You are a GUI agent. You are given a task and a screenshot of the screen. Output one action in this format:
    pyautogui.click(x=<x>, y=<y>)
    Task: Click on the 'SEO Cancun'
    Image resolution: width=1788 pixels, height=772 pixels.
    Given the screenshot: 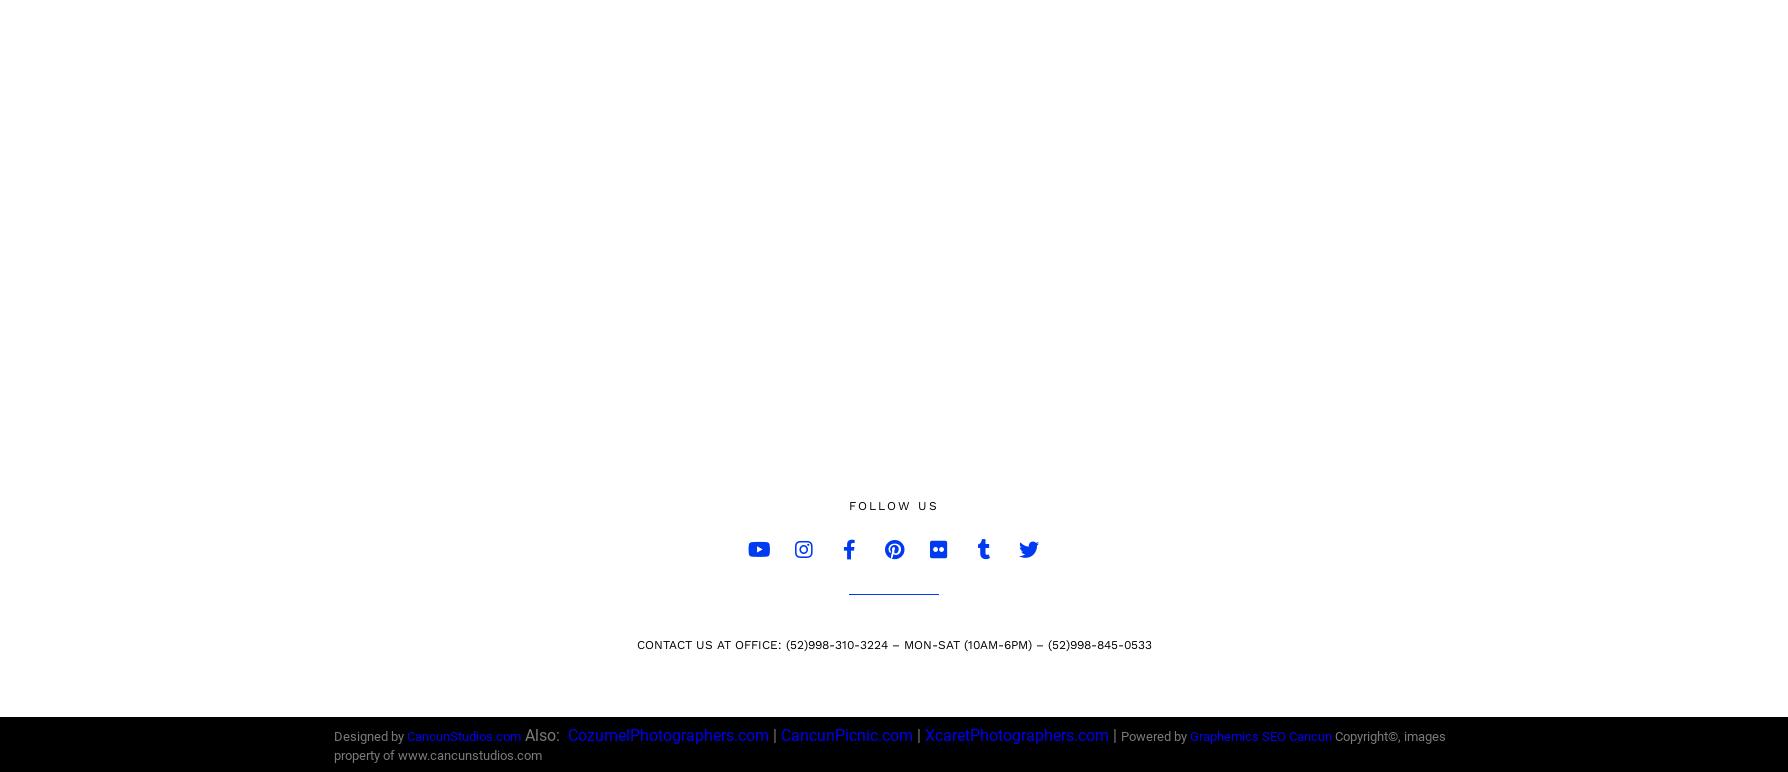 What is the action you would take?
    pyautogui.click(x=1260, y=736)
    